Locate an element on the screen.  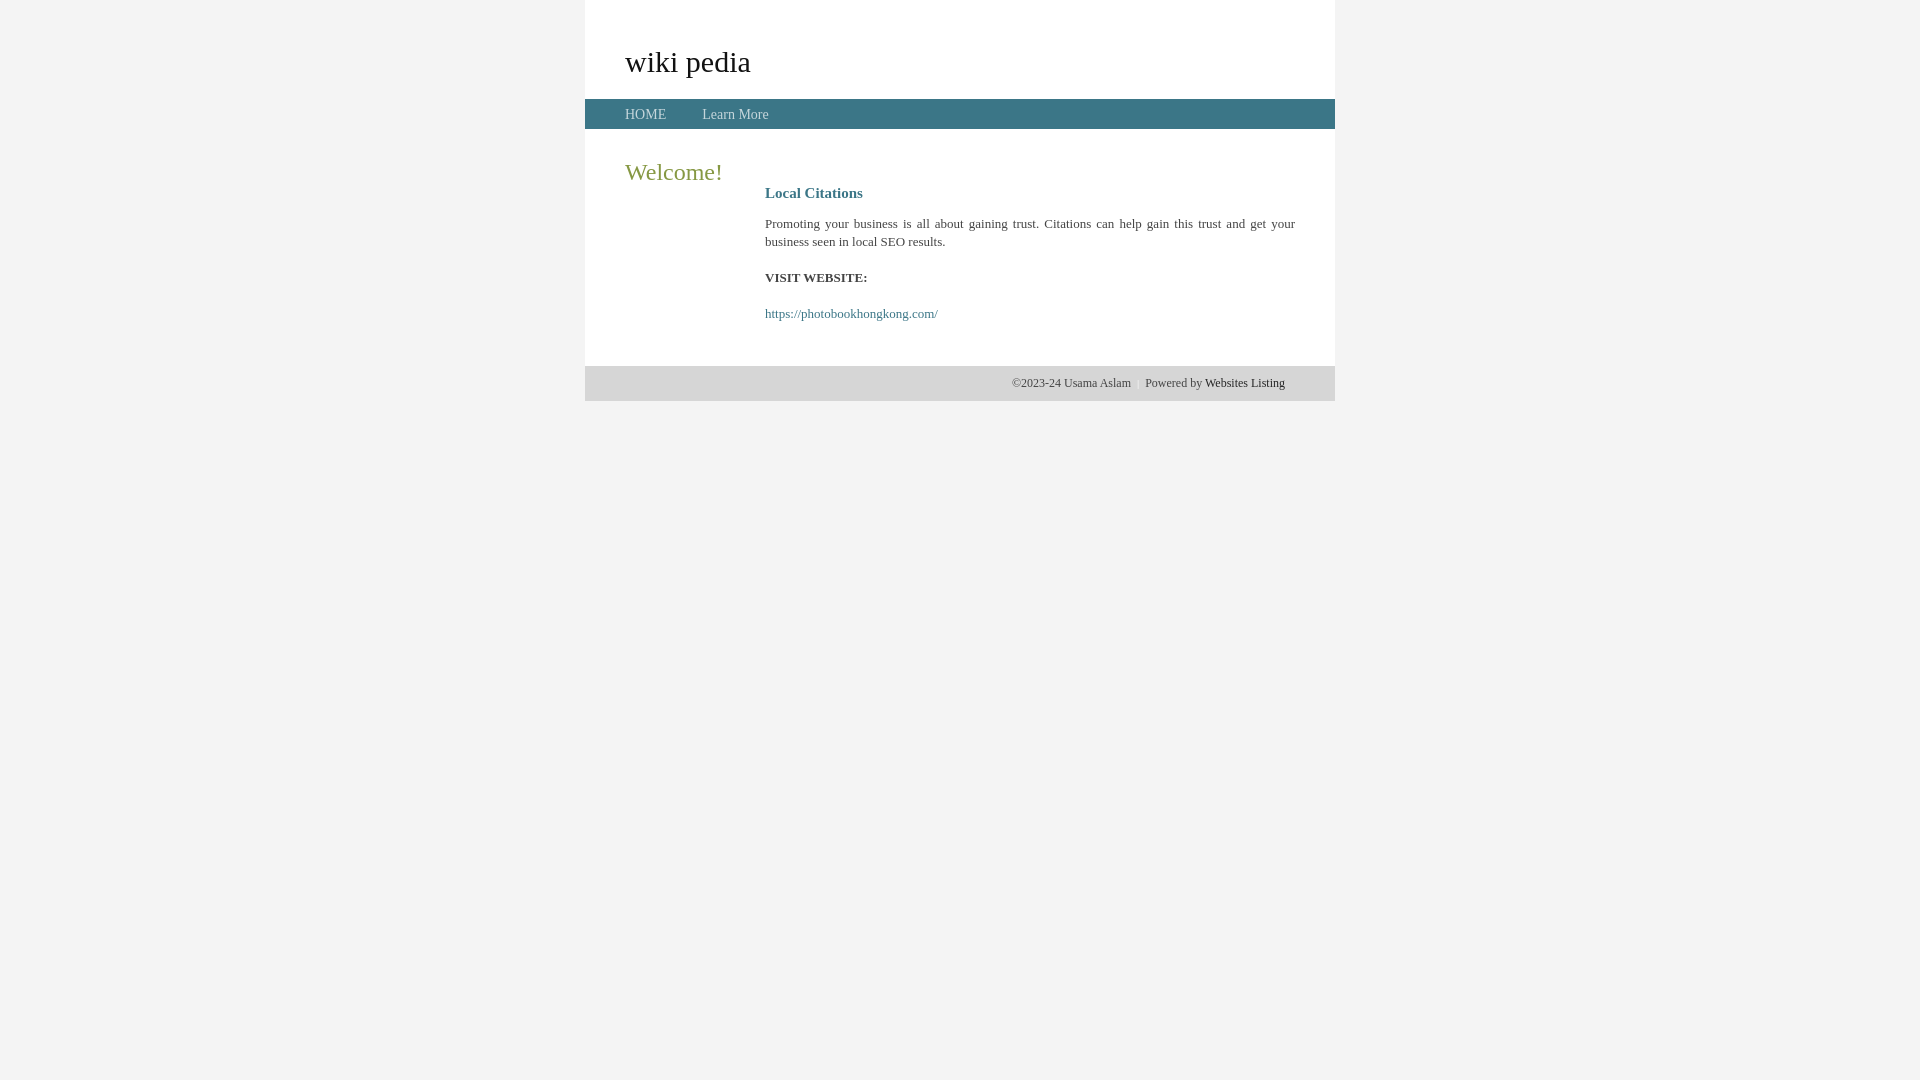
'HOME' is located at coordinates (645, 114).